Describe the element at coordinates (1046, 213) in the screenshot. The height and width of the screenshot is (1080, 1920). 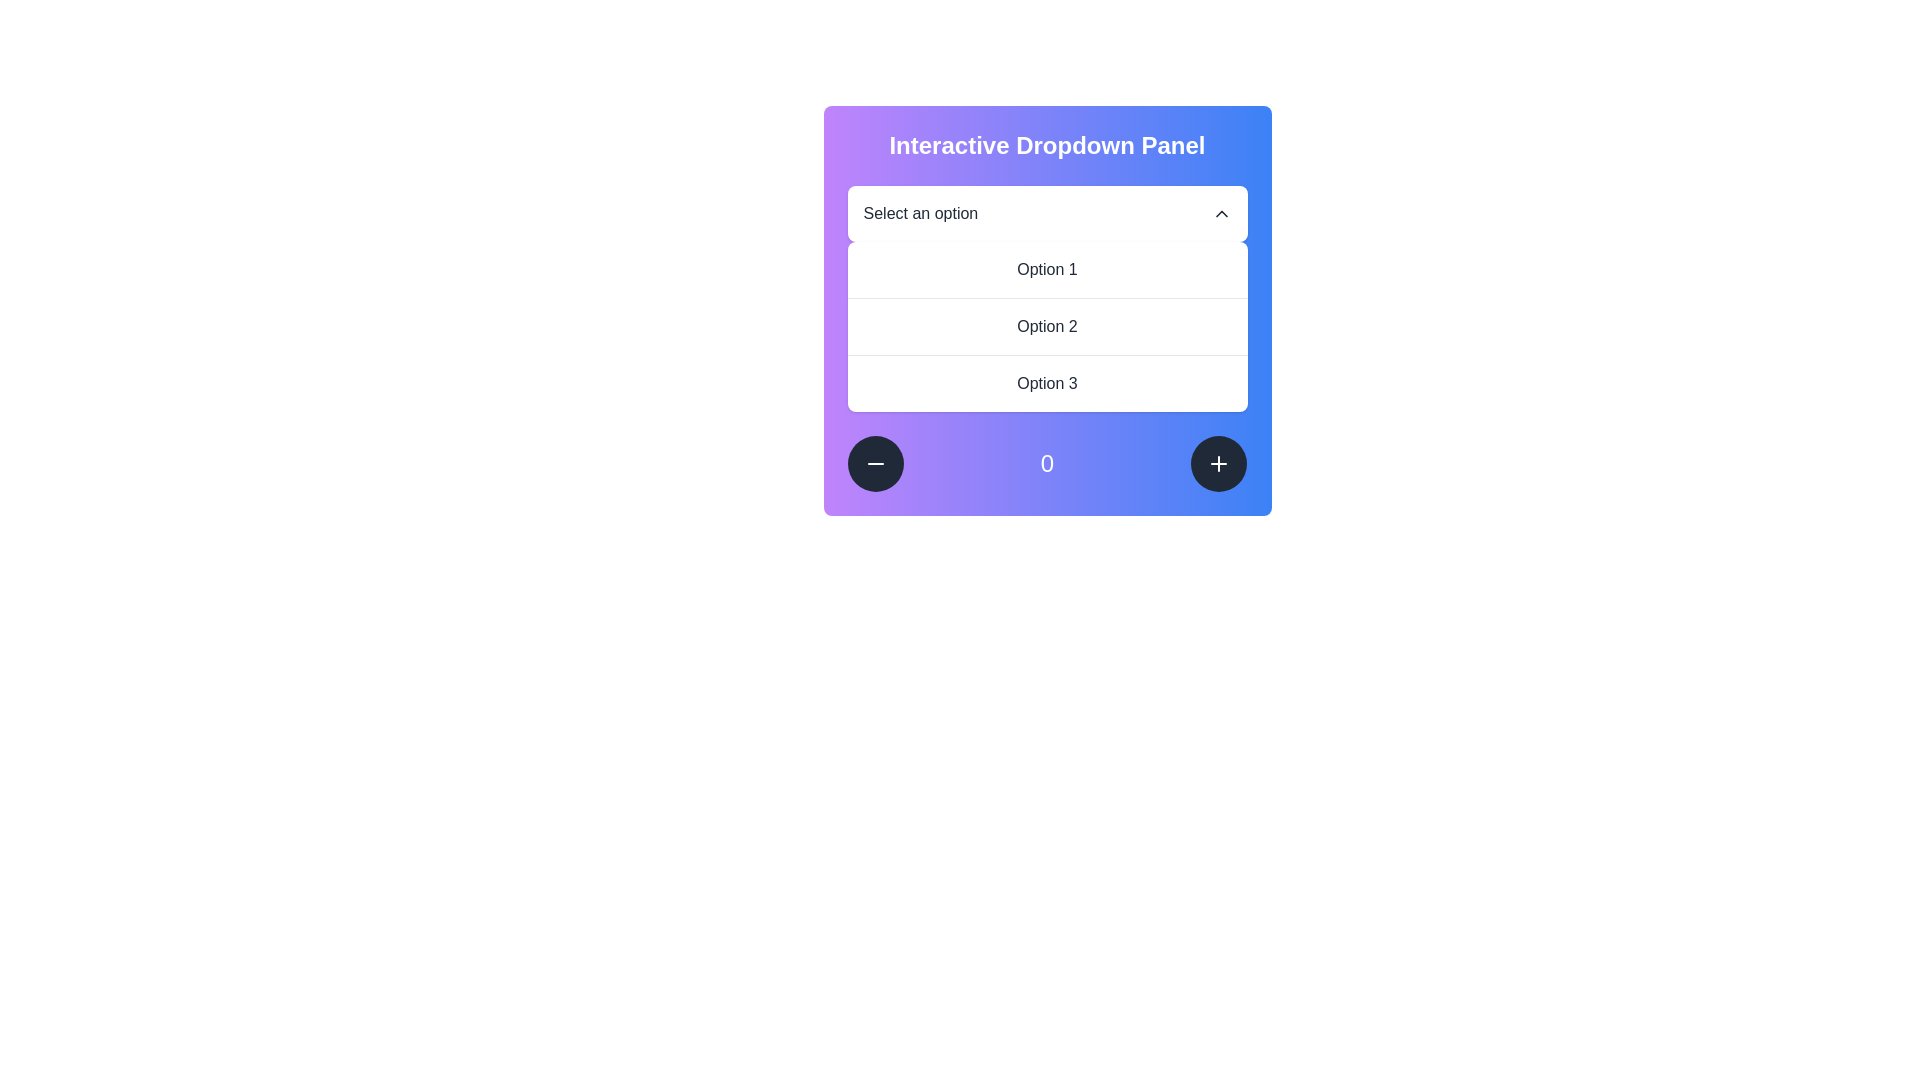
I see `the Dropdown button labeled 'Select an option' which is a white rectangular button with rounded corners, positioned below the title 'Interactive Dropdown Panel'` at that location.